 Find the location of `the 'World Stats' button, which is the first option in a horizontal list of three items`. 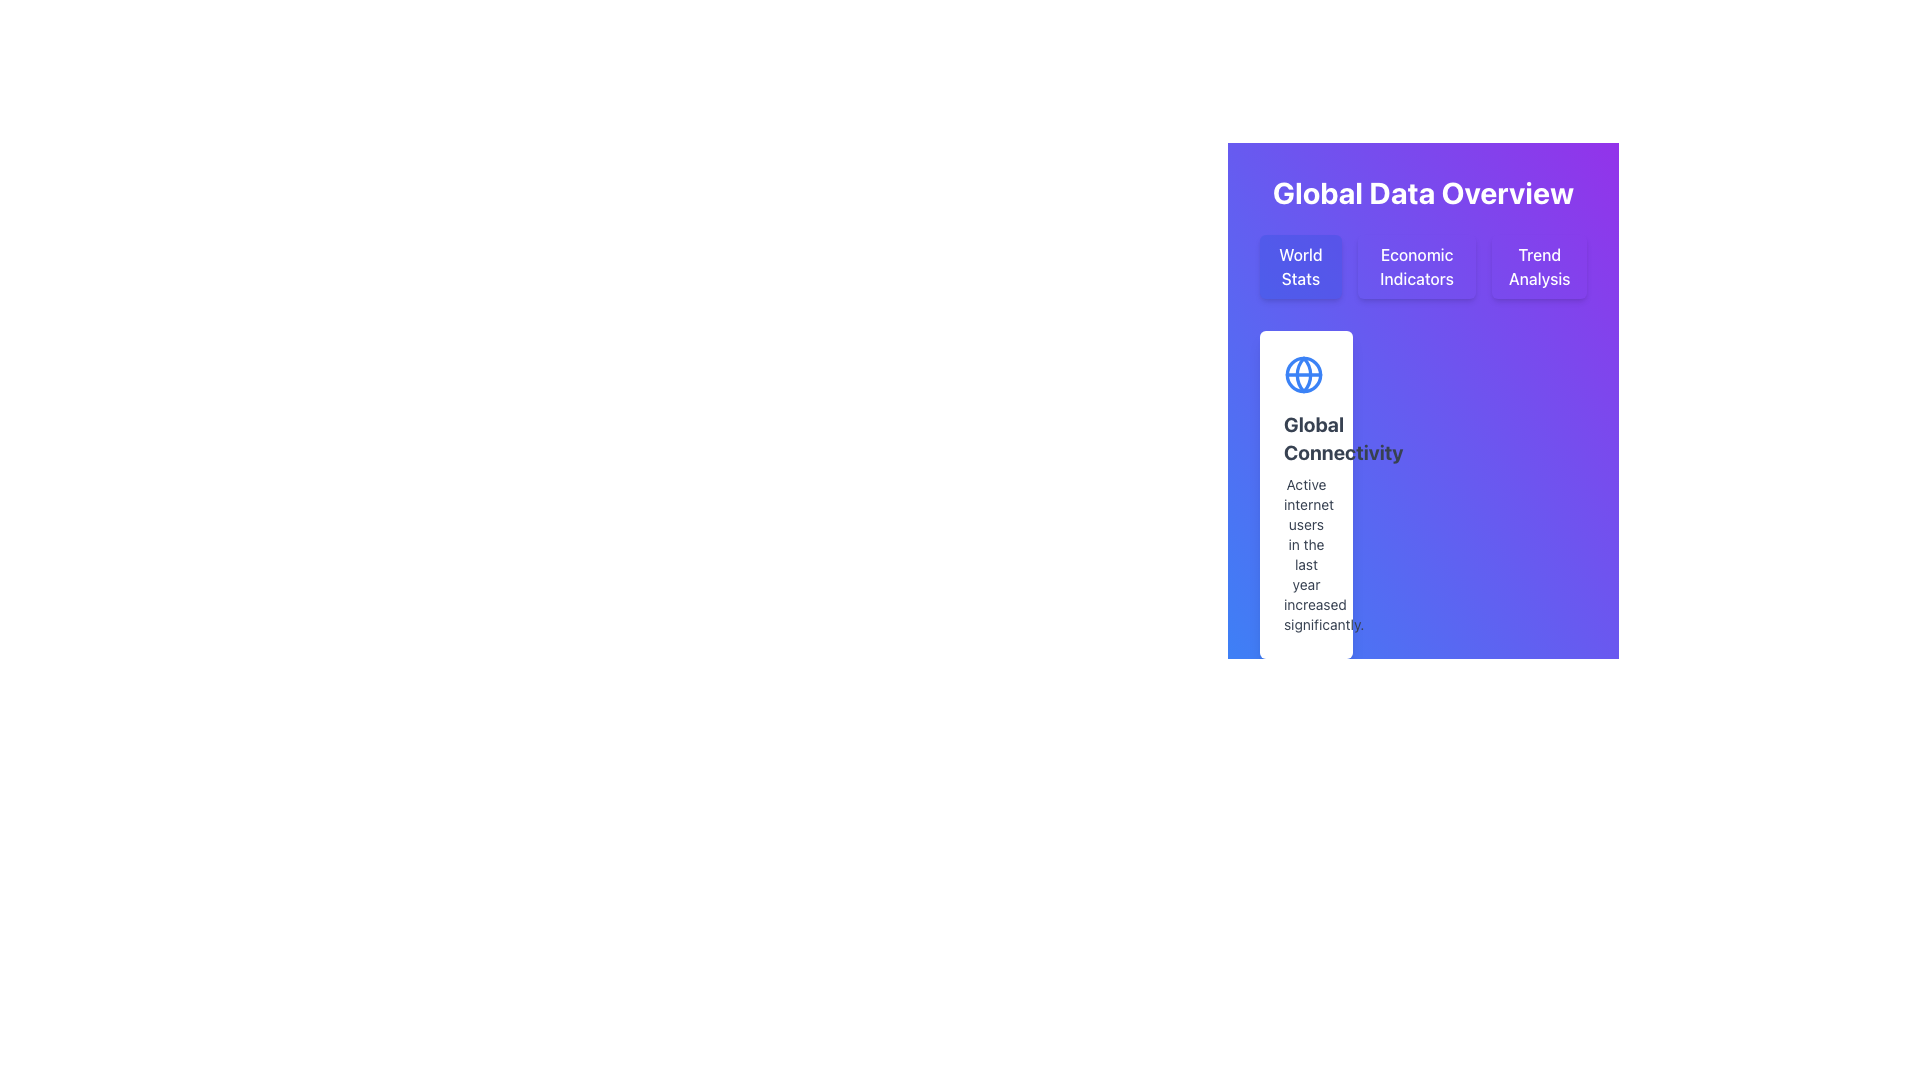

the 'World Stats' button, which is the first option in a horizontal list of three items is located at coordinates (1300, 265).